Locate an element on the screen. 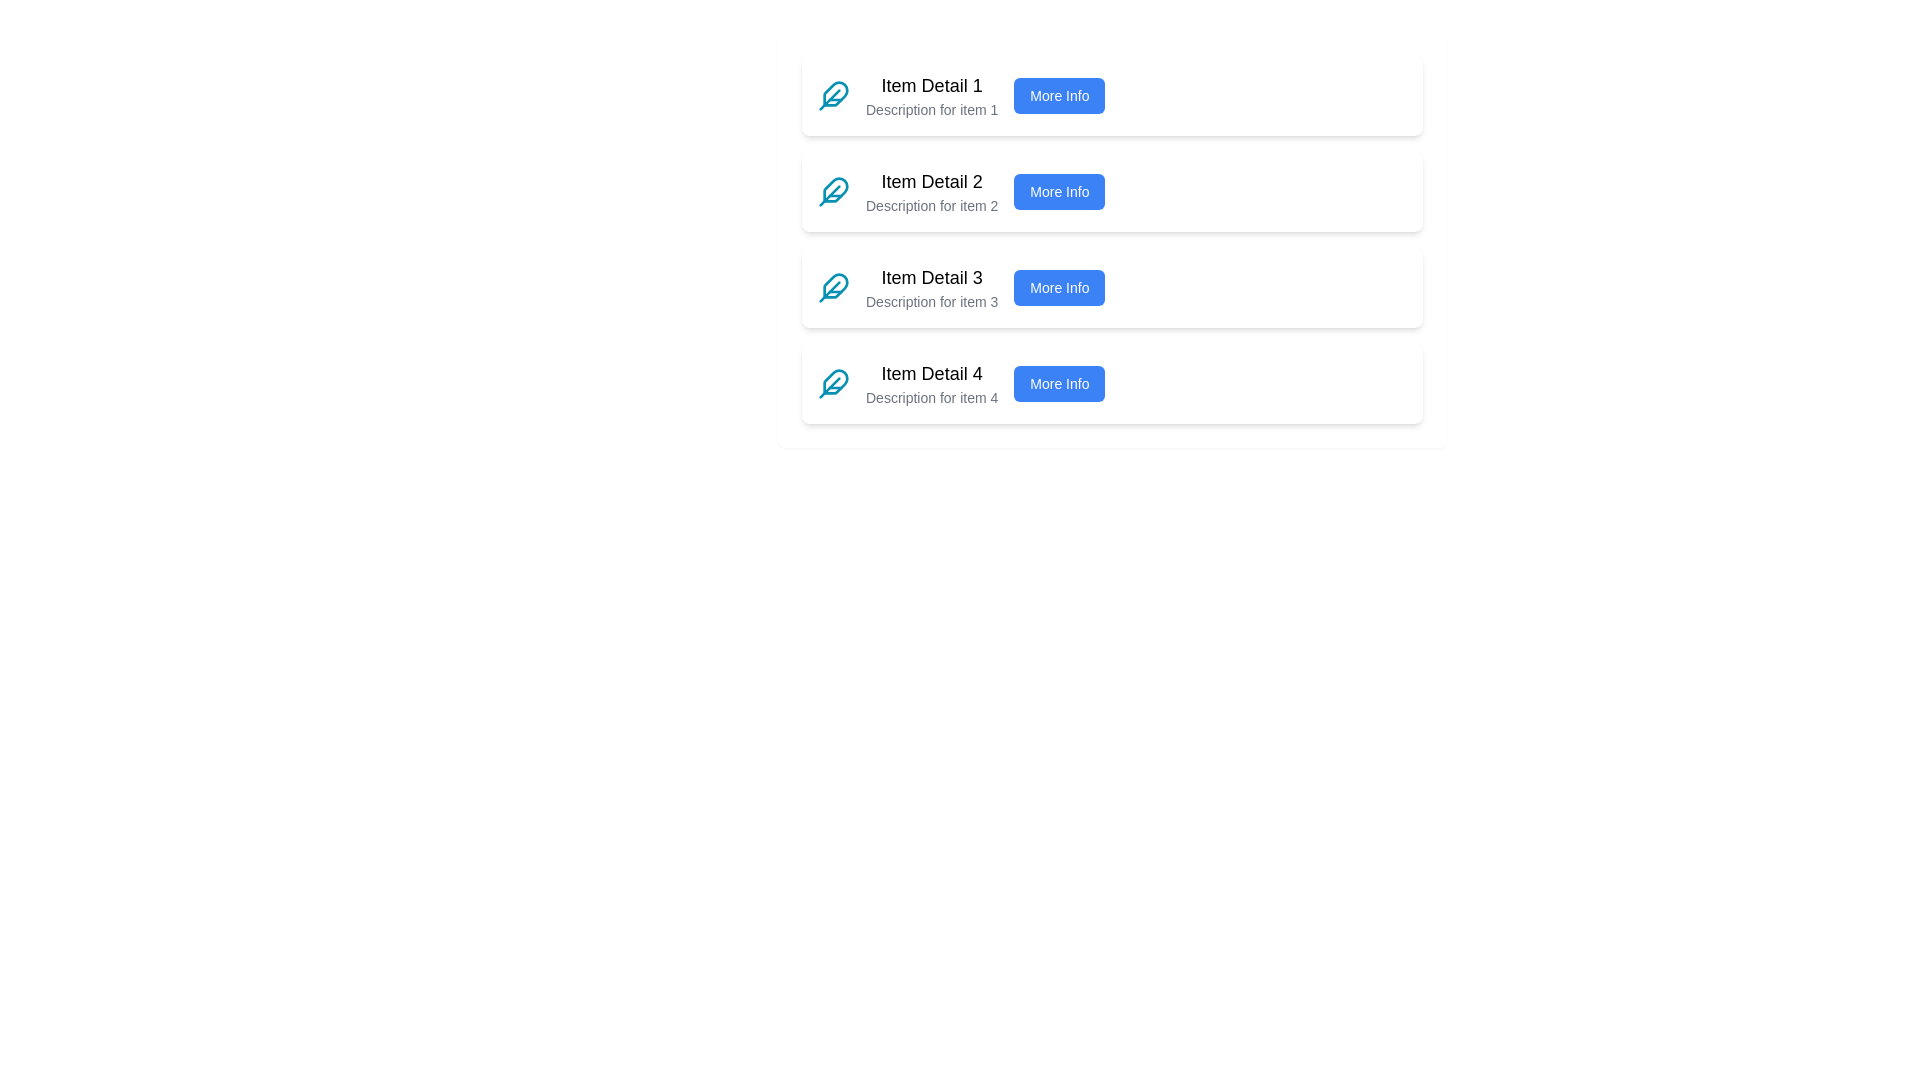 The width and height of the screenshot is (1920, 1080). the 'More Info' button, which is styled with a blue background and white text, located at the far right of the fourth item's description is located at coordinates (1058, 384).